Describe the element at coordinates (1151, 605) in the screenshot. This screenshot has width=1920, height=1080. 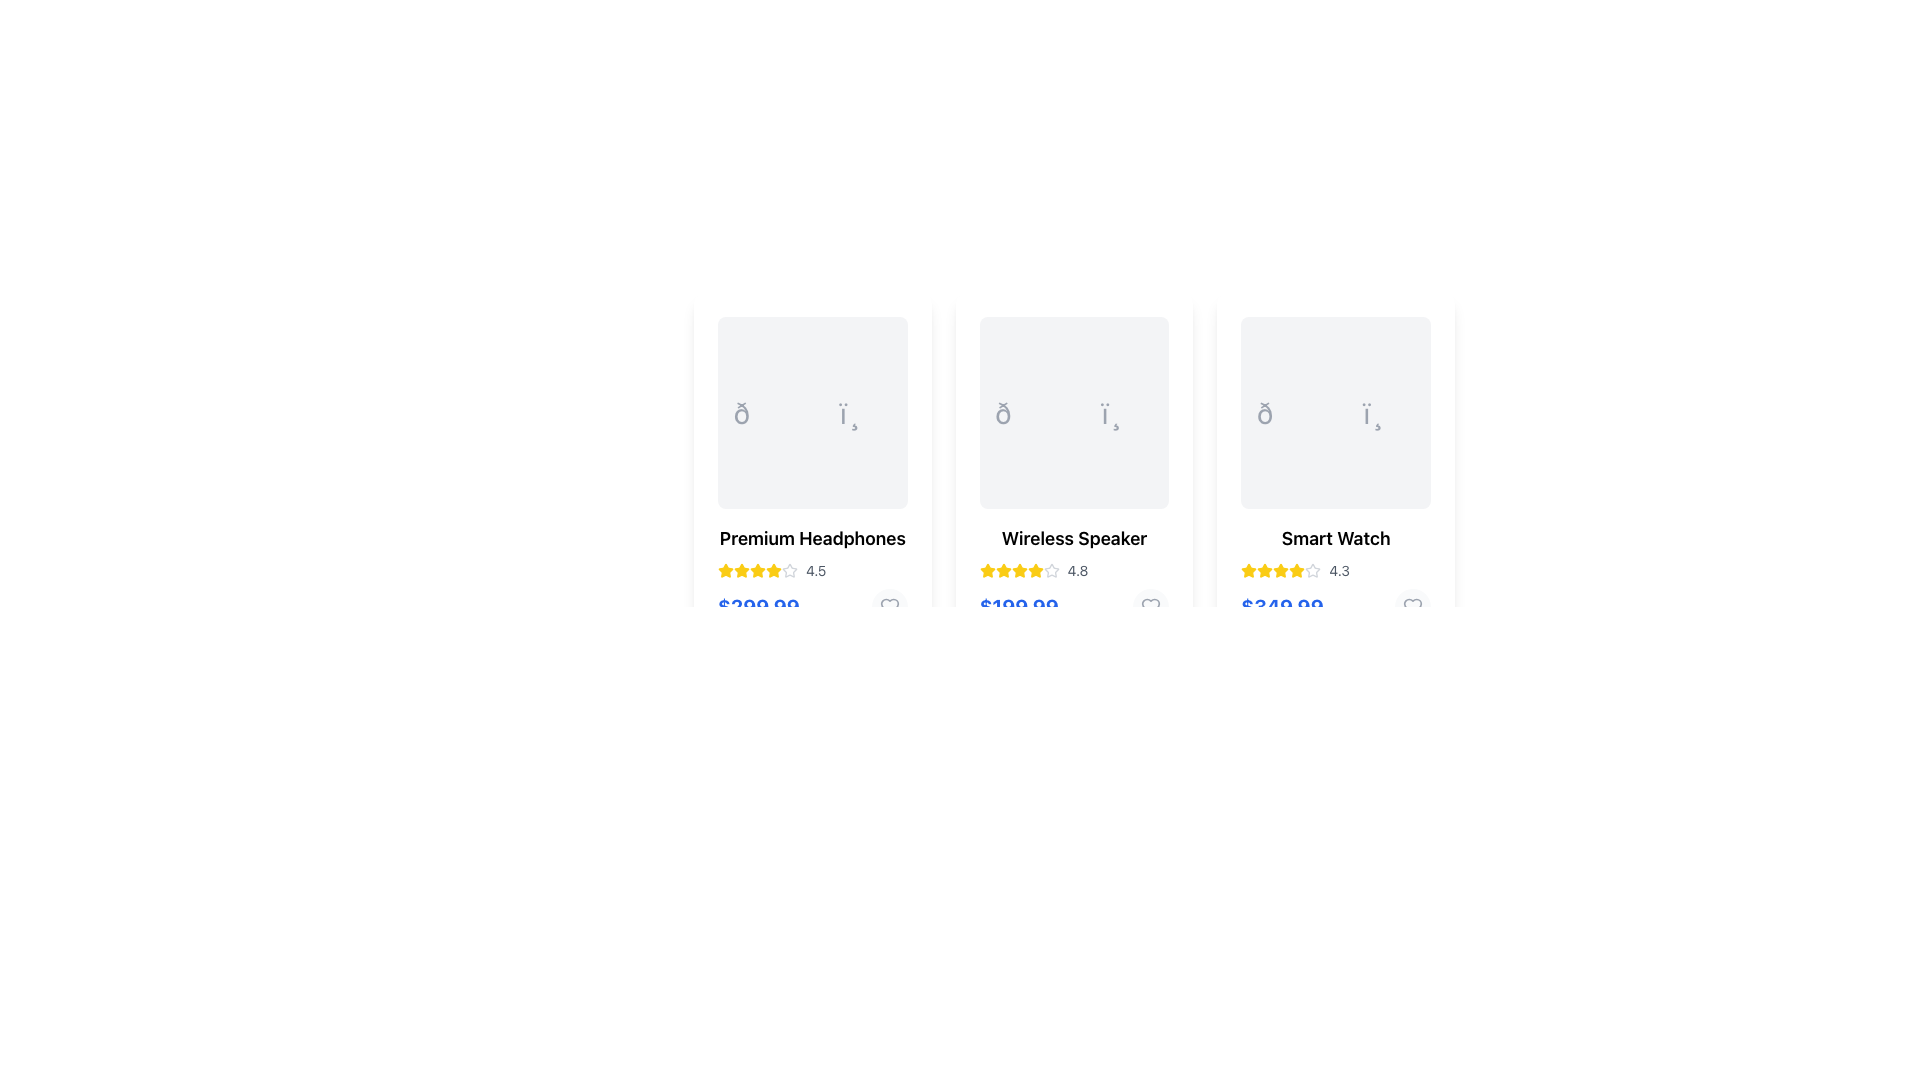
I see `the third heart icon in the horizontal row of product listings within the 'Wireless Speaker' item card to mark it as a favorite` at that location.